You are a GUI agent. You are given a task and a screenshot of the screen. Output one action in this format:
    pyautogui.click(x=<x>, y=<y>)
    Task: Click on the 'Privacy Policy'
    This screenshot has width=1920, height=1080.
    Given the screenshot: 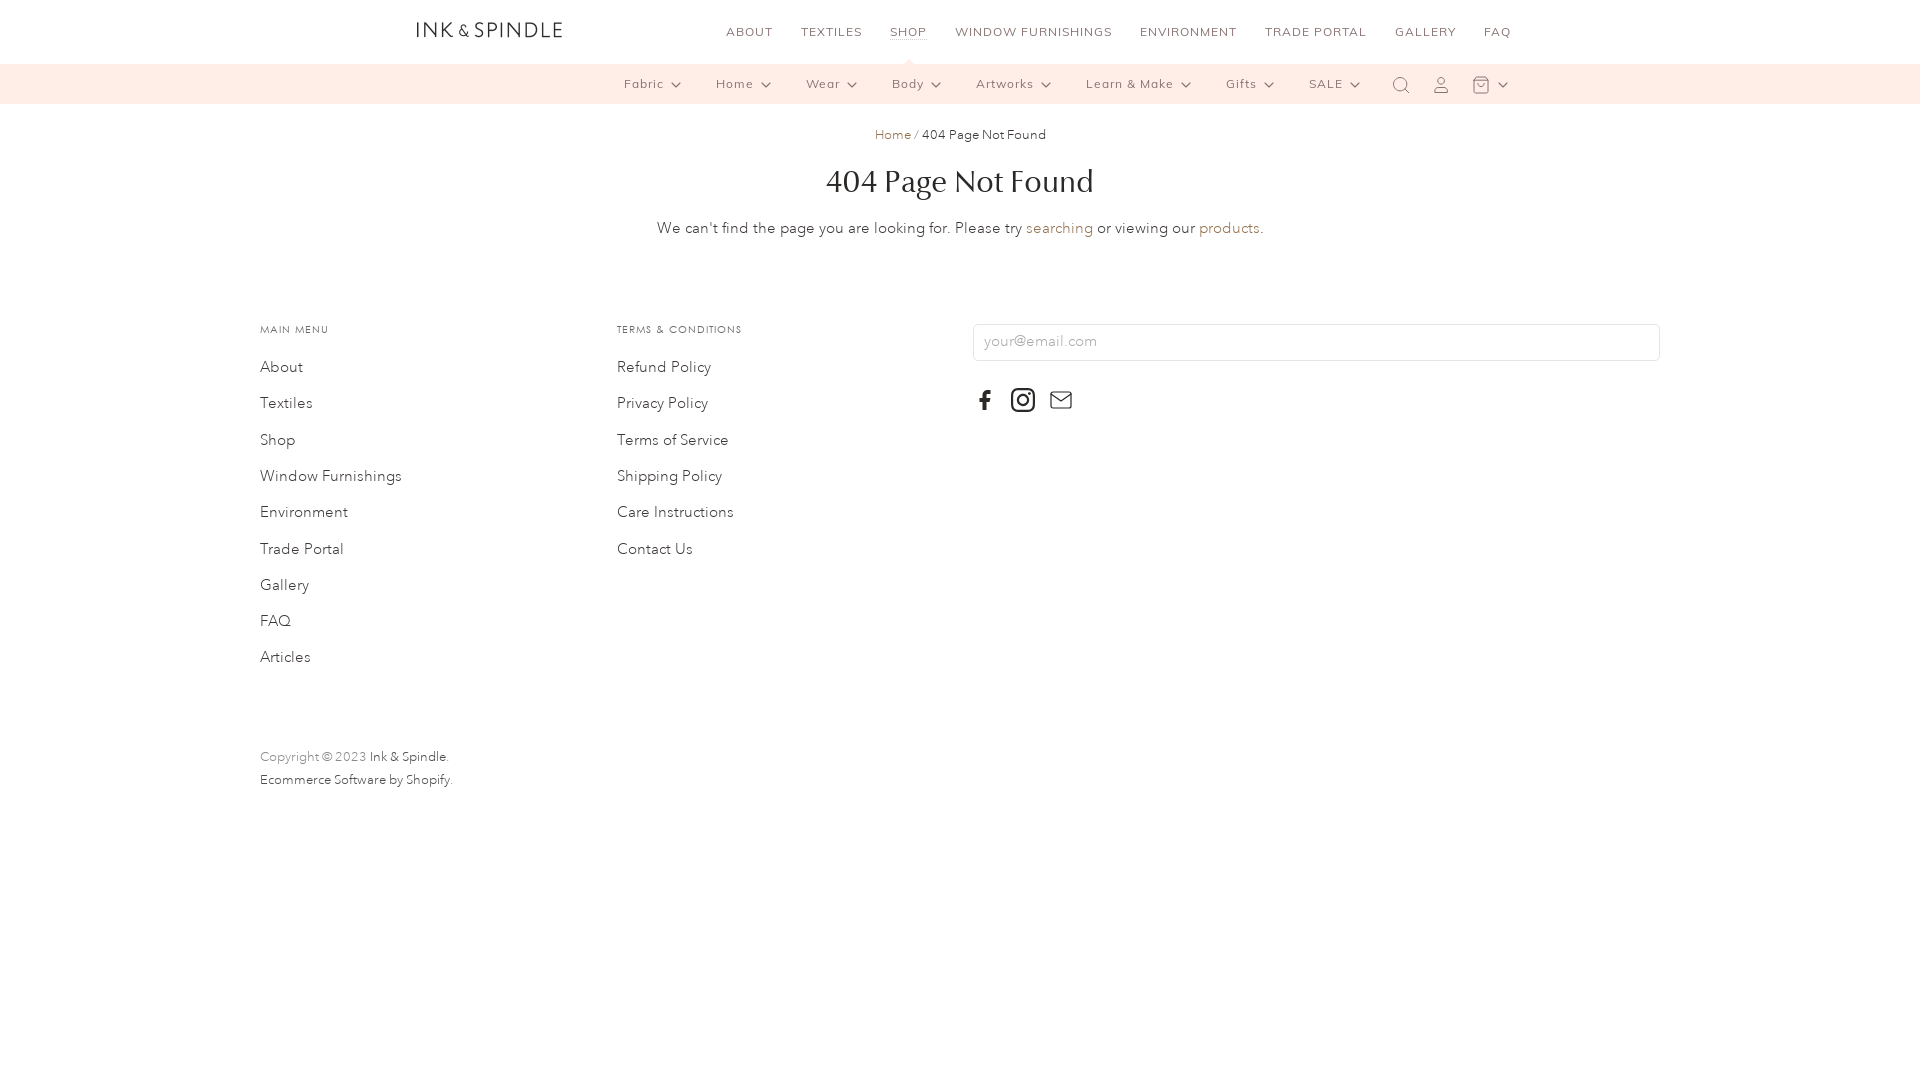 What is the action you would take?
    pyautogui.click(x=616, y=403)
    